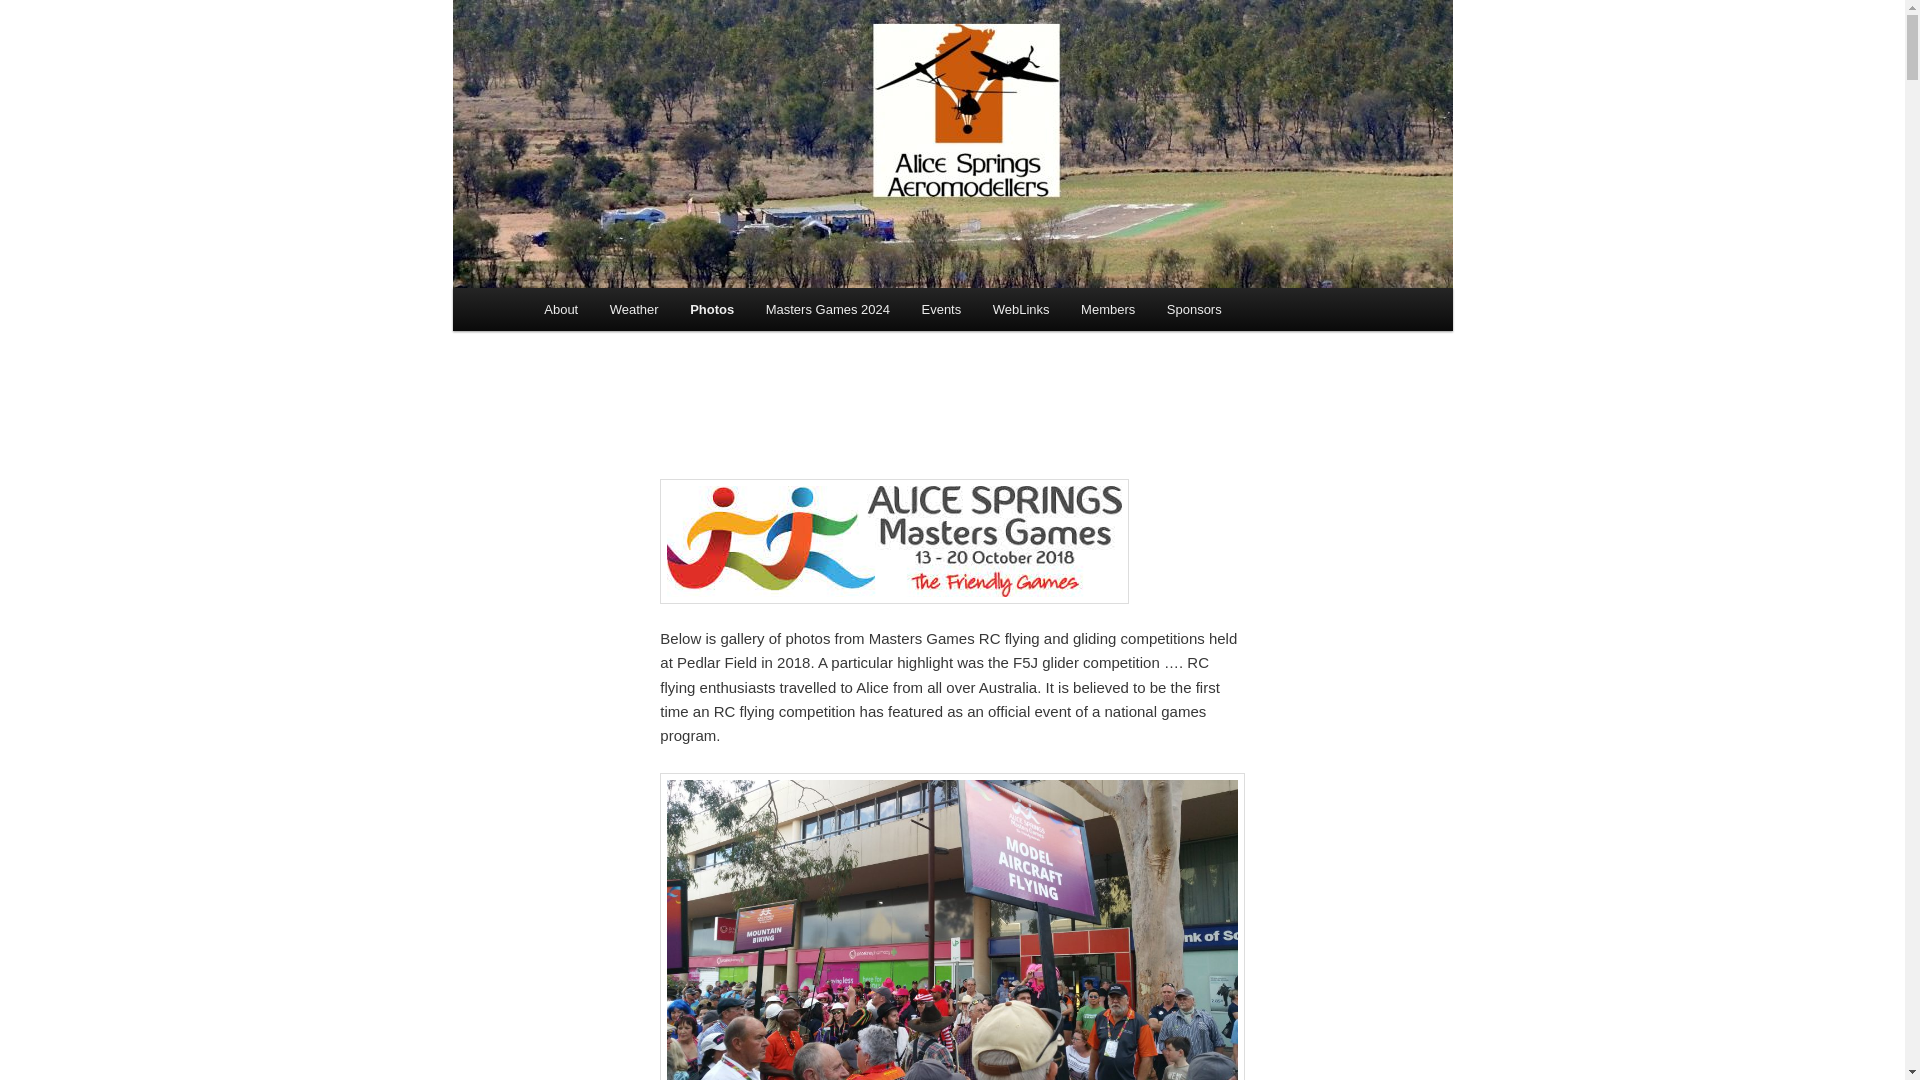 This screenshot has height=1080, width=1920. Describe the element at coordinates (977, 309) in the screenshot. I see `'WebLinks'` at that location.